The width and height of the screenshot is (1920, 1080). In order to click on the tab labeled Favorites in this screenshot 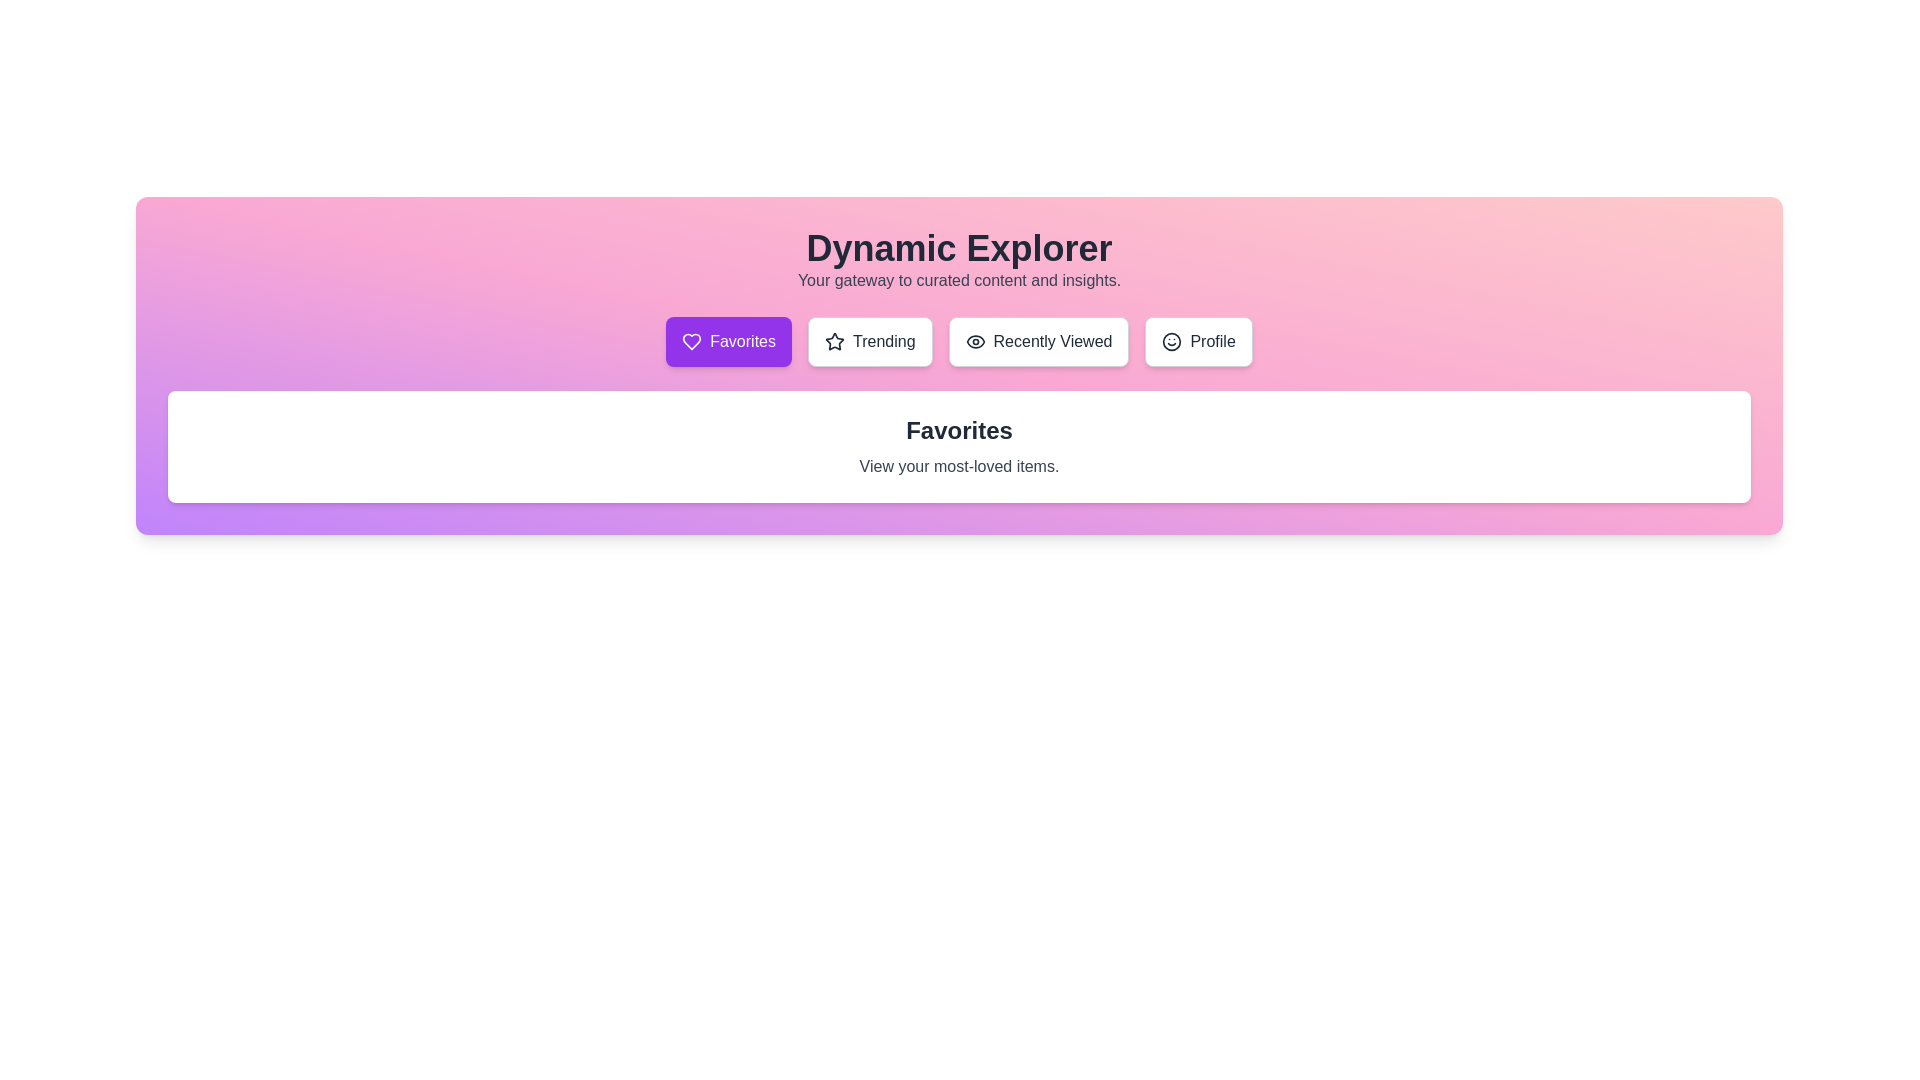, I will do `click(728, 341)`.